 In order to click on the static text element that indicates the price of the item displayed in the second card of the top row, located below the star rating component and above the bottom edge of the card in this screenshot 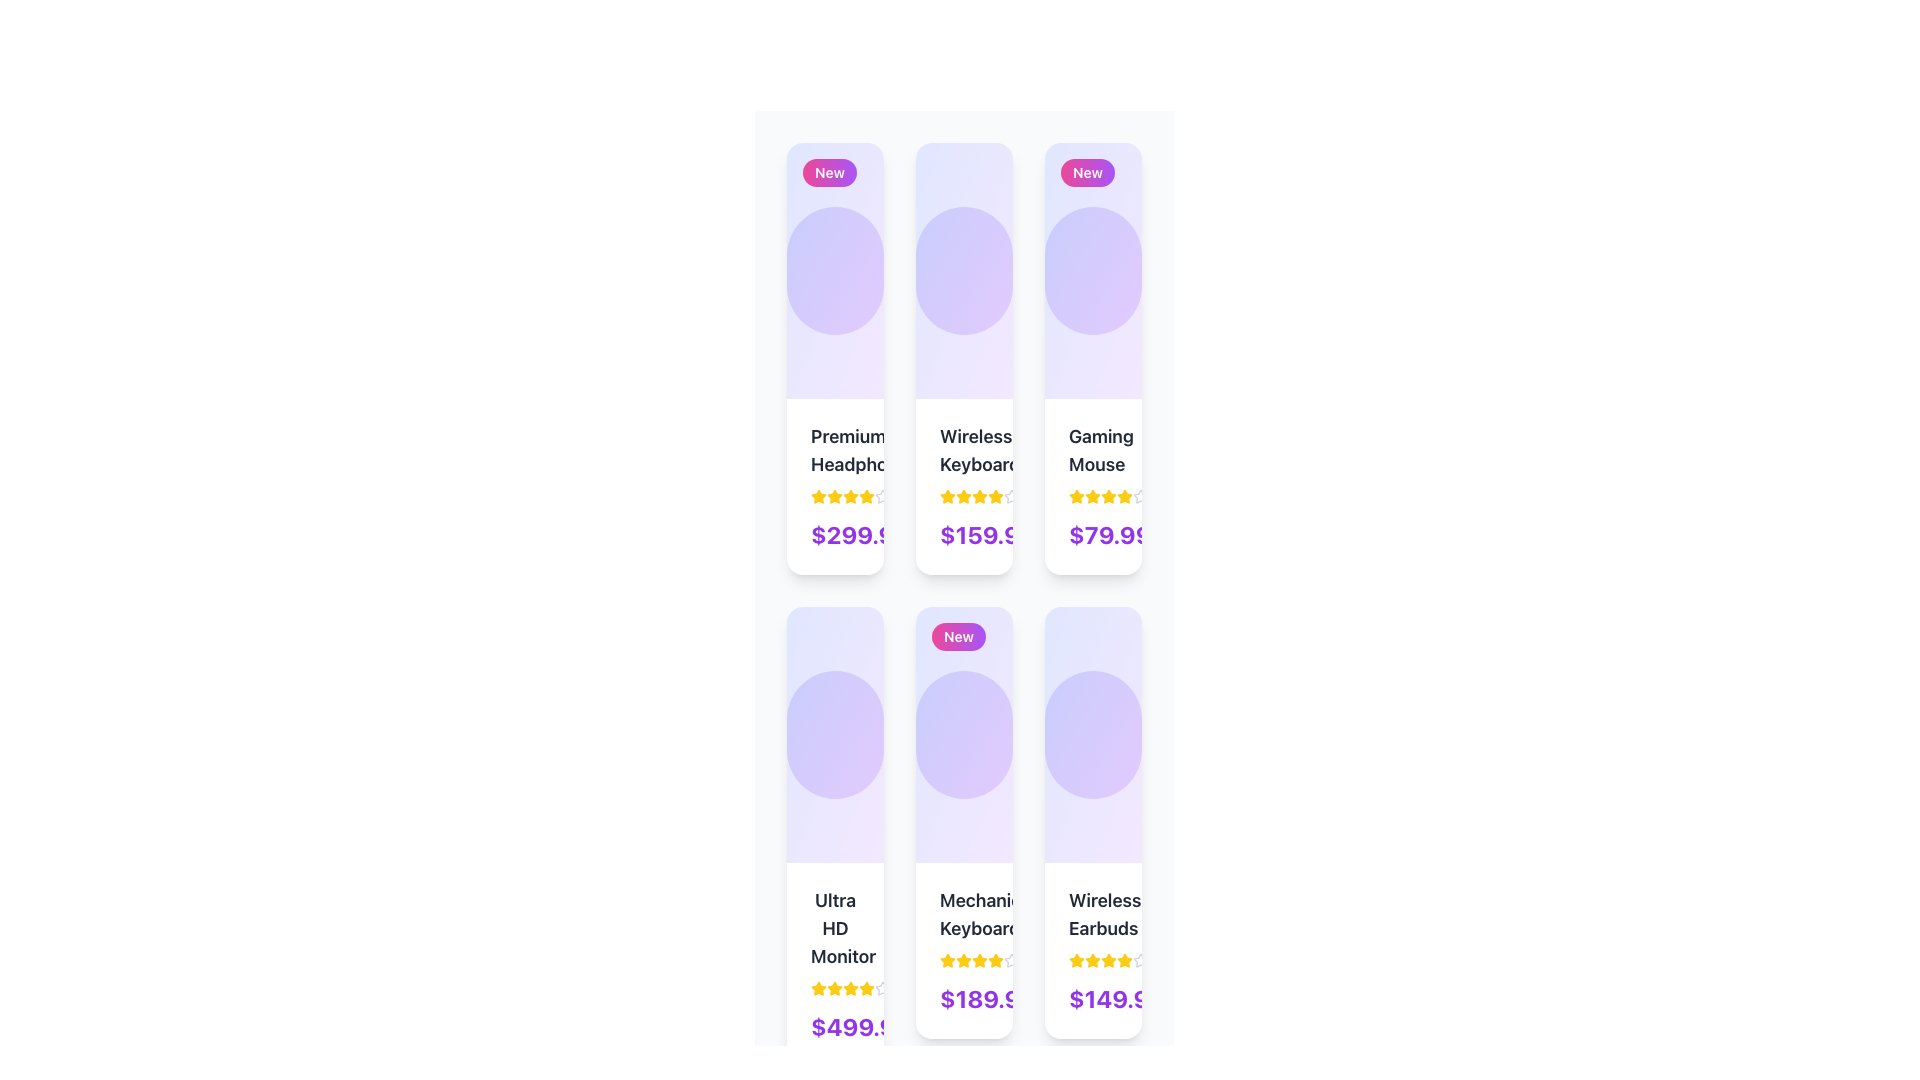, I will do `click(987, 534)`.